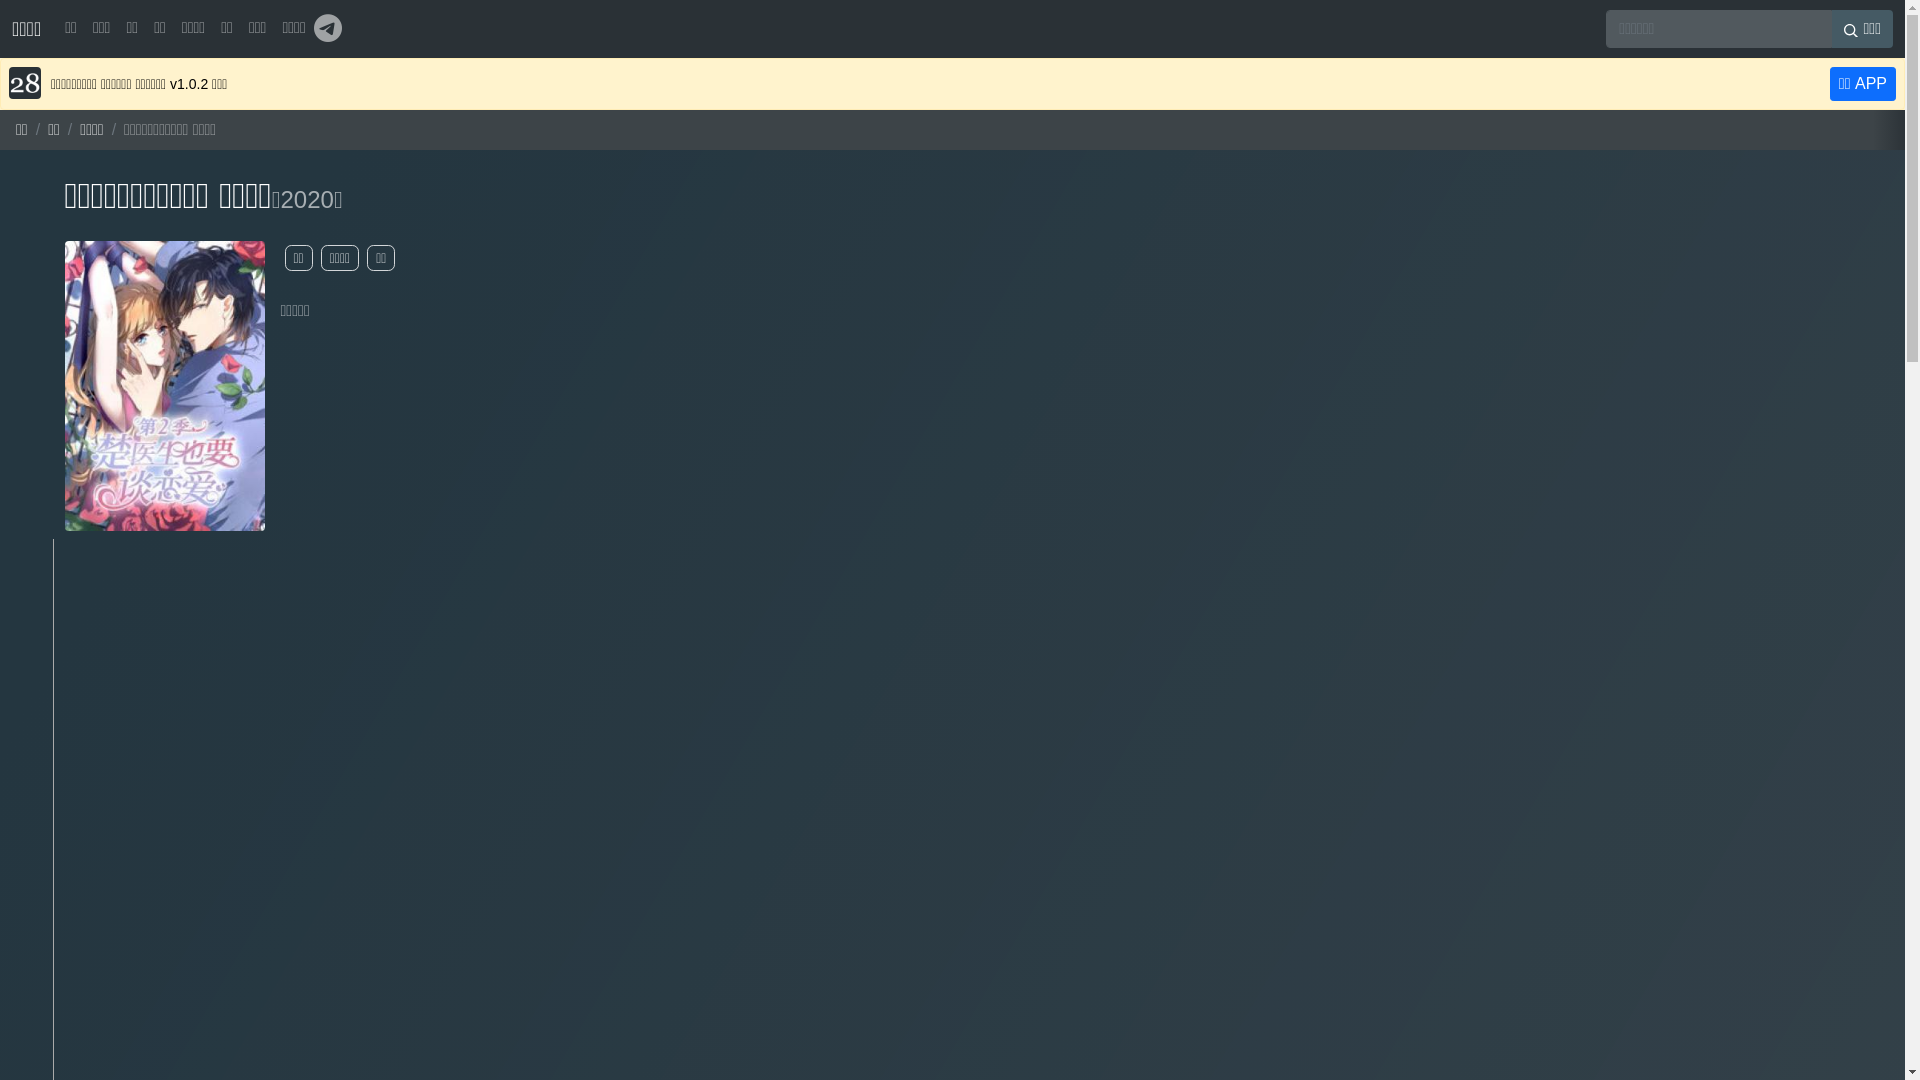 The width and height of the screenshot is (1920, 1080). Describe the element at coordinates (305, 199) in the screenshot. I see `'2020'` at that location.